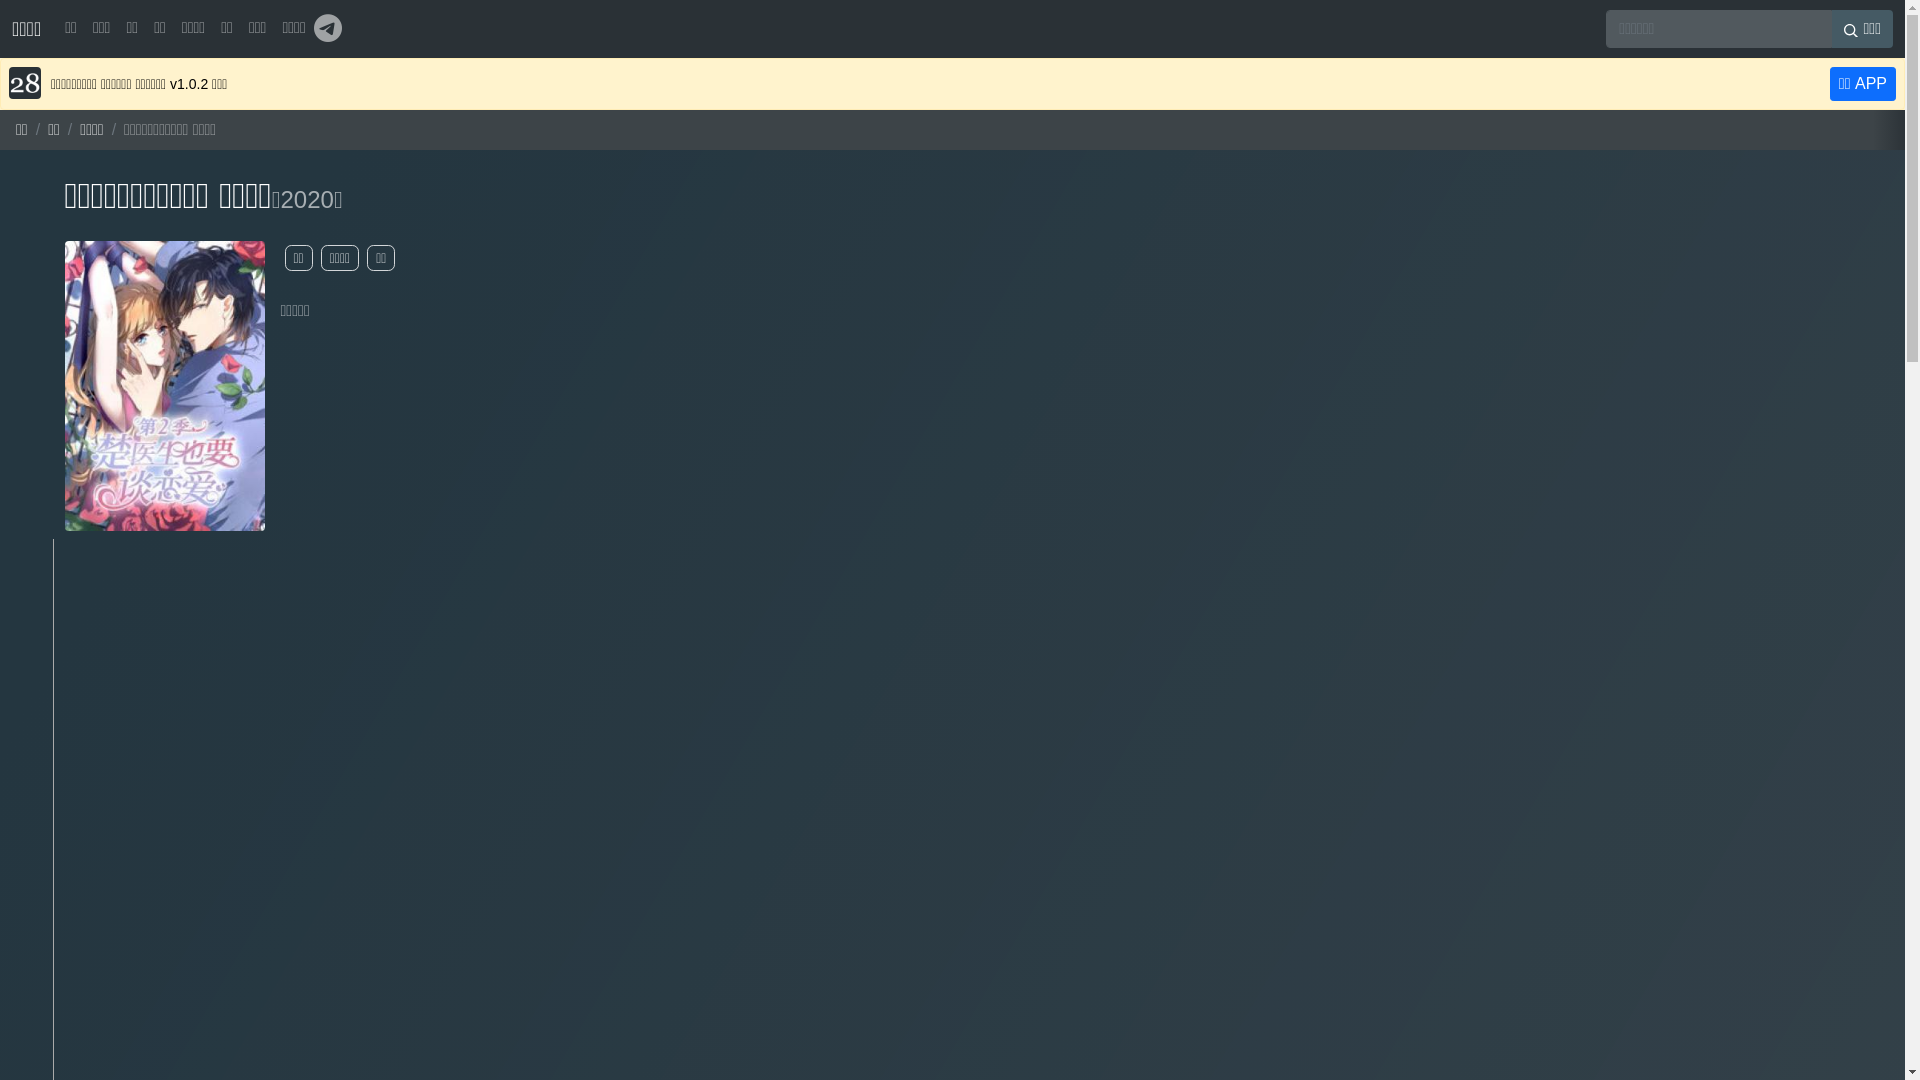 The width and height of the screenshot is (1920, 1080). Describe the element at coordinates (305, 199) in the screenshot. I see `'2020'` at that location.